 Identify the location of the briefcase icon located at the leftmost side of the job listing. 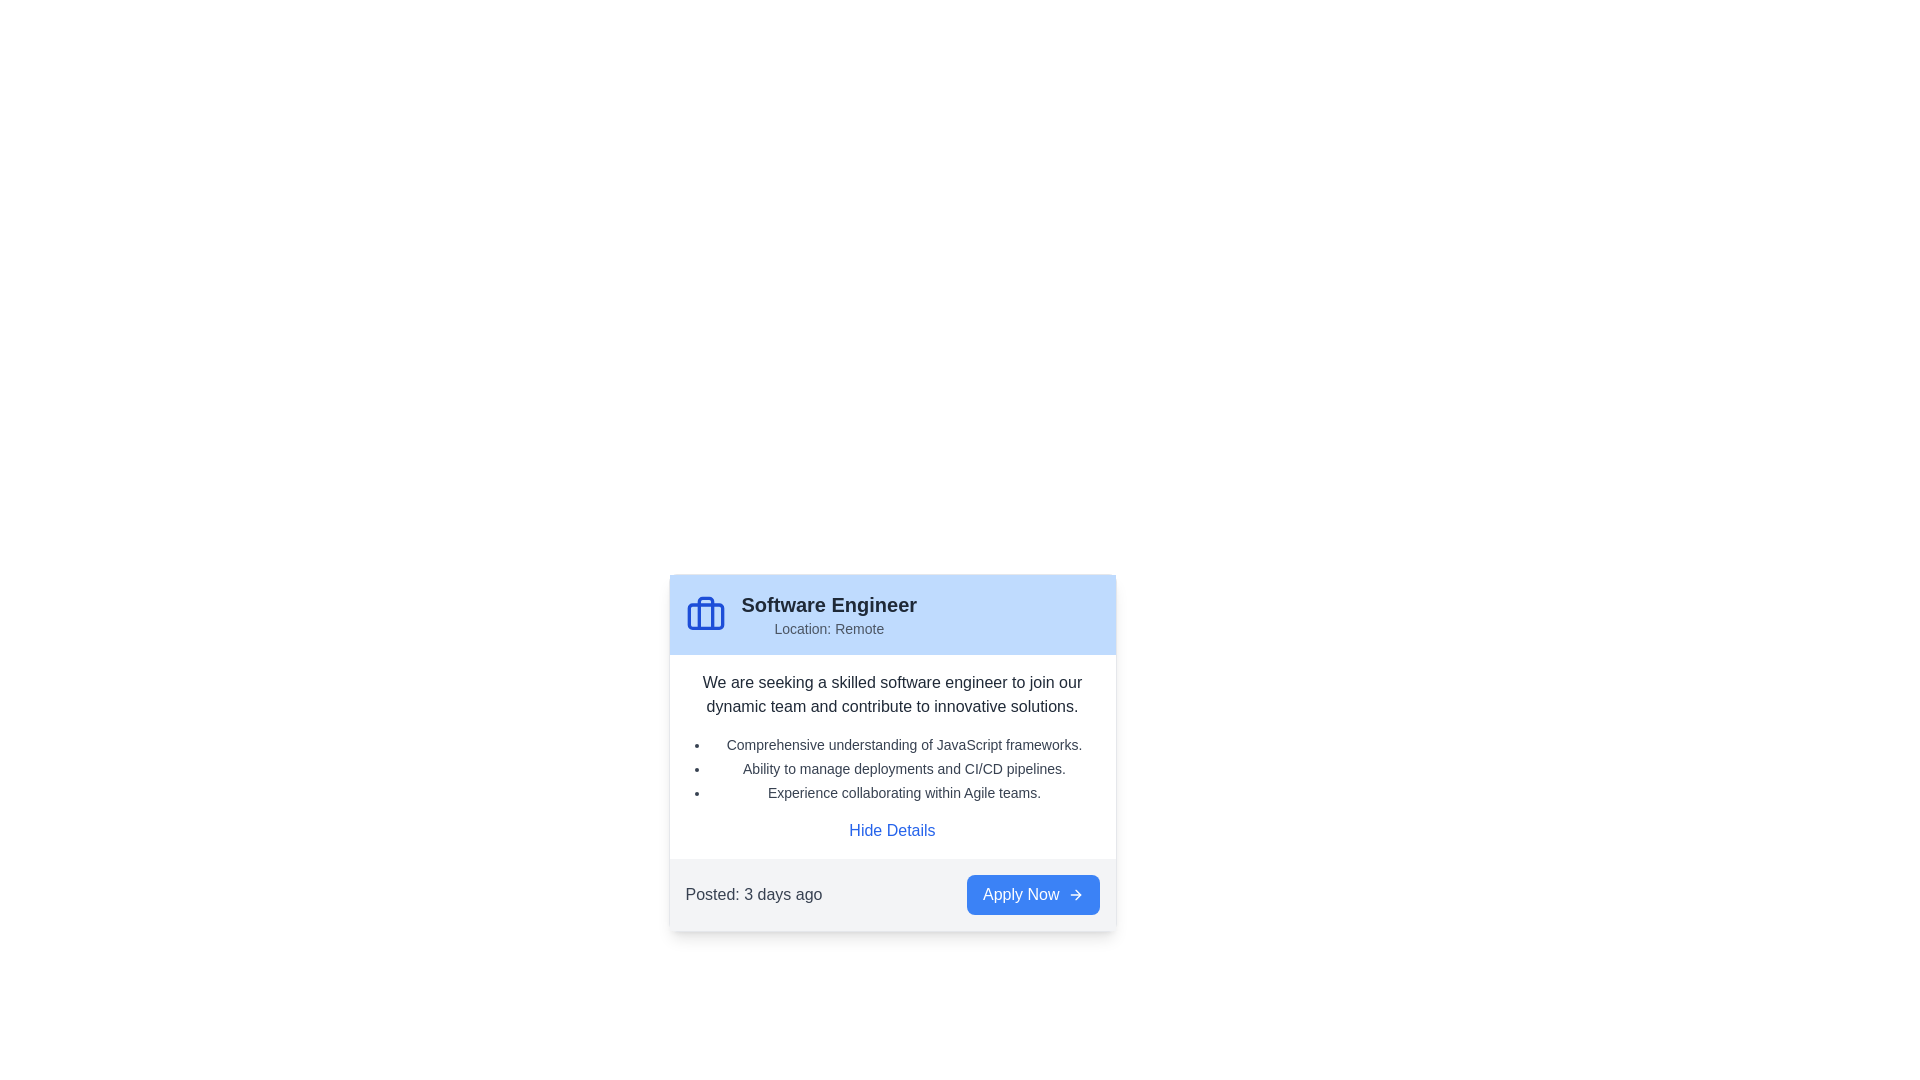
(705, 613).